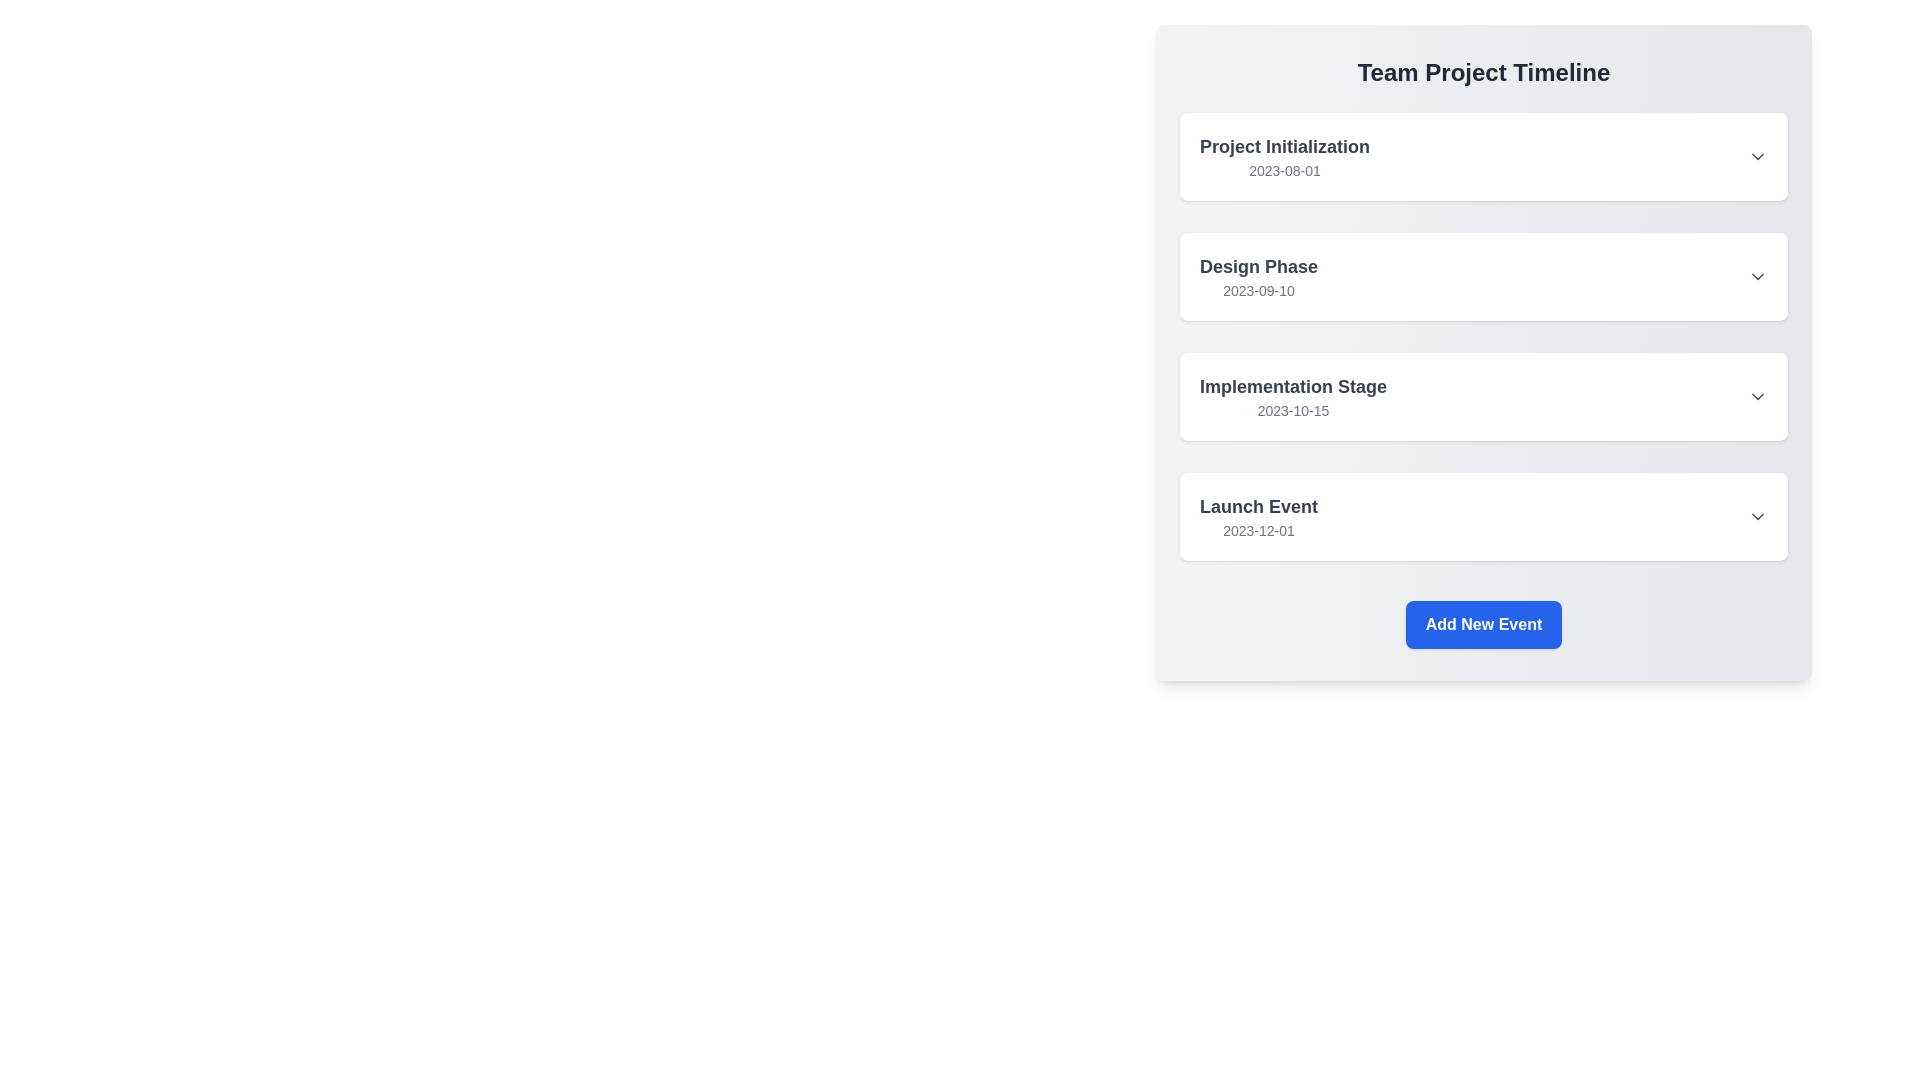 Image resolution: width=1920 pixels, height=1080 pixels. What do you see at coordinates (1483, 623) in the screenshot?
I see `the button at the bottom of the 'Team Project Timeline' panel` at bounding box center [1483, 623].